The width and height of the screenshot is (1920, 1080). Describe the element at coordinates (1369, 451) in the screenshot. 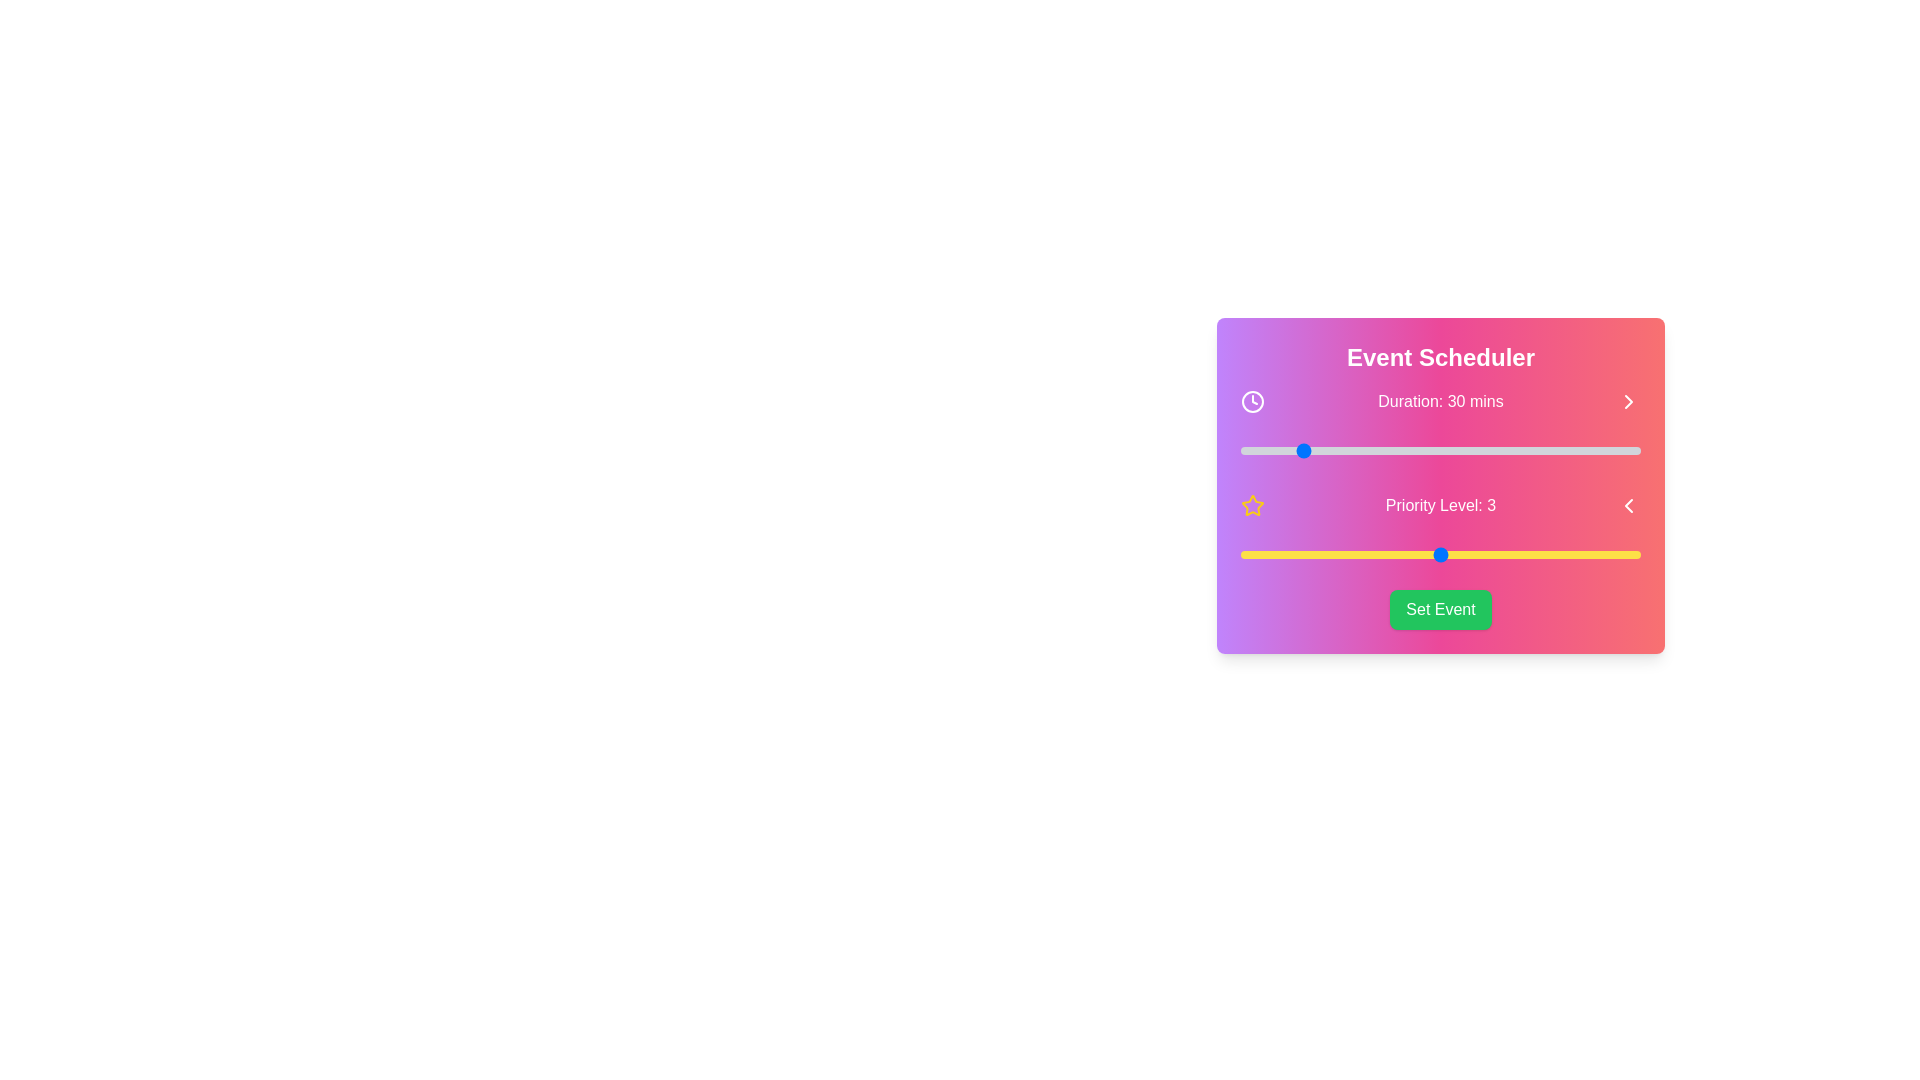

I see `the slider` at that location.